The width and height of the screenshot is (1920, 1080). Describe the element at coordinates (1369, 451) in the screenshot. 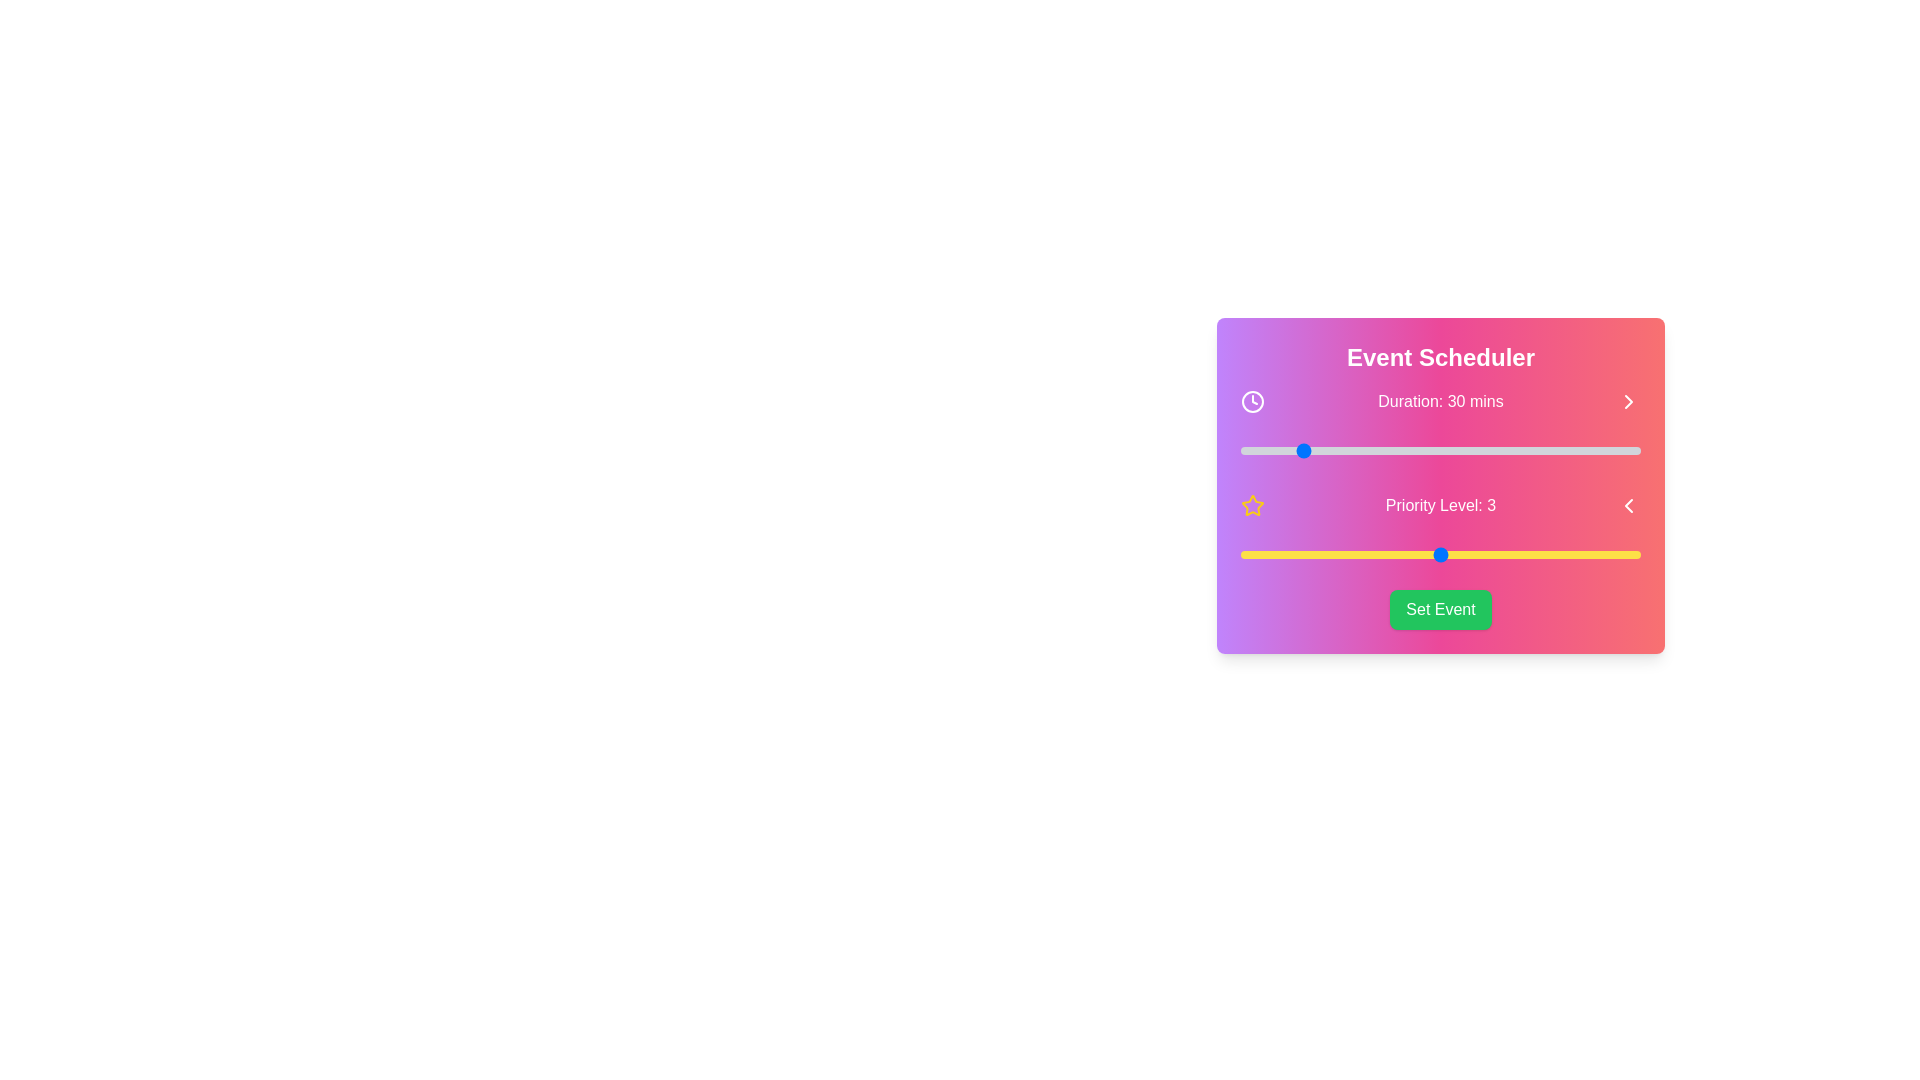

I see `the slider` at that location.